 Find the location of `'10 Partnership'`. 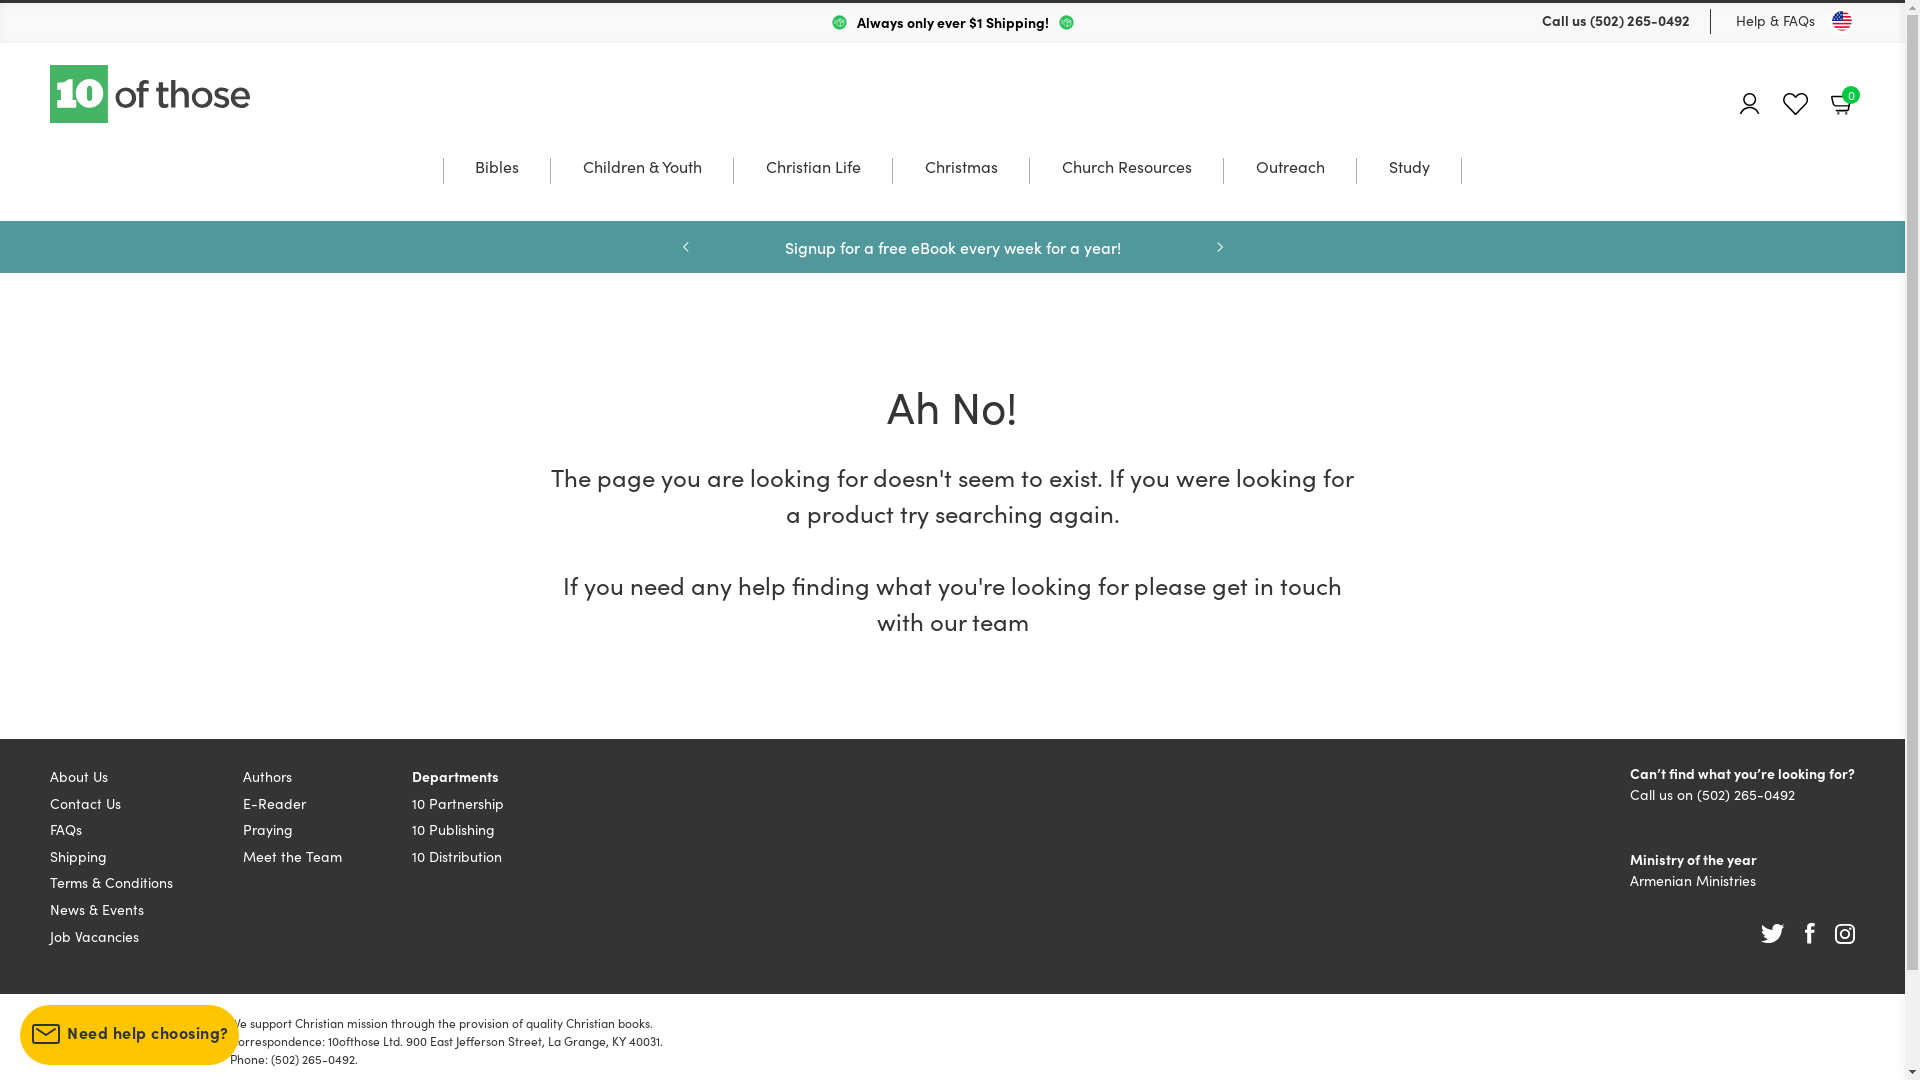

'10 Partnership' is located at coordinates (456, 801).